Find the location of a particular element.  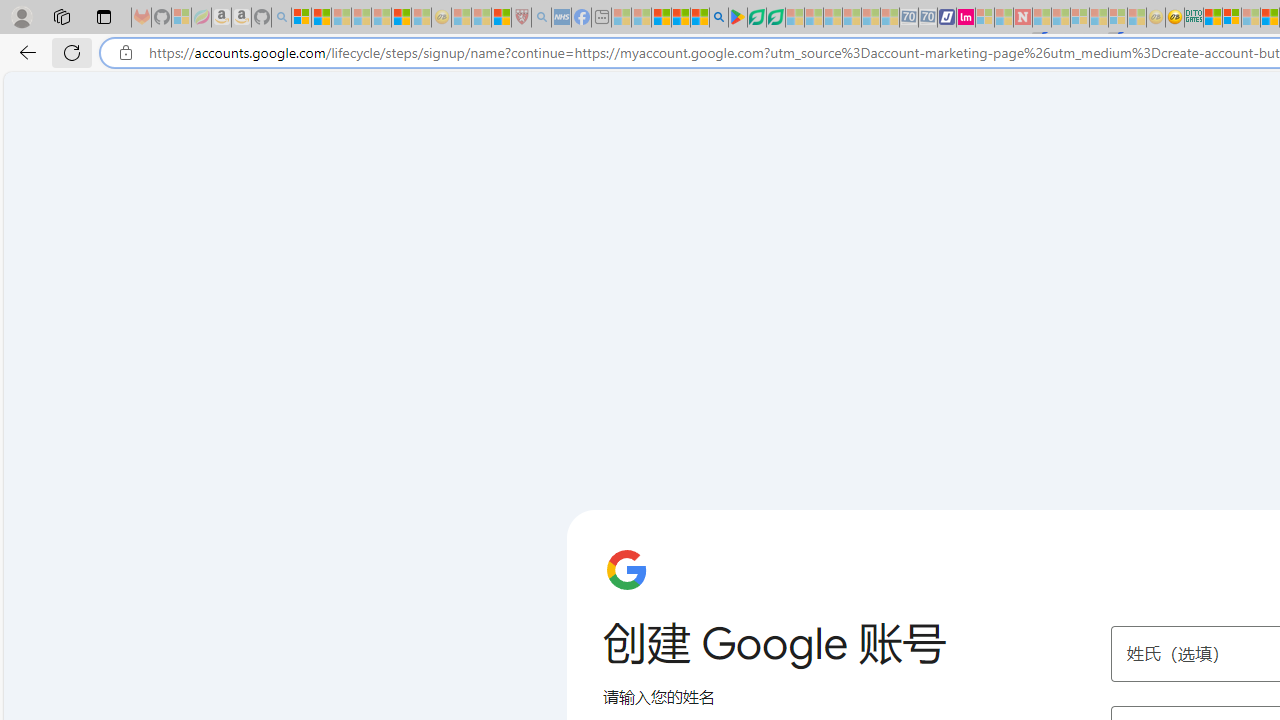

'Microsoft-Report a Concern to Bing - Sleeping' is located at coordinates (181, 17).